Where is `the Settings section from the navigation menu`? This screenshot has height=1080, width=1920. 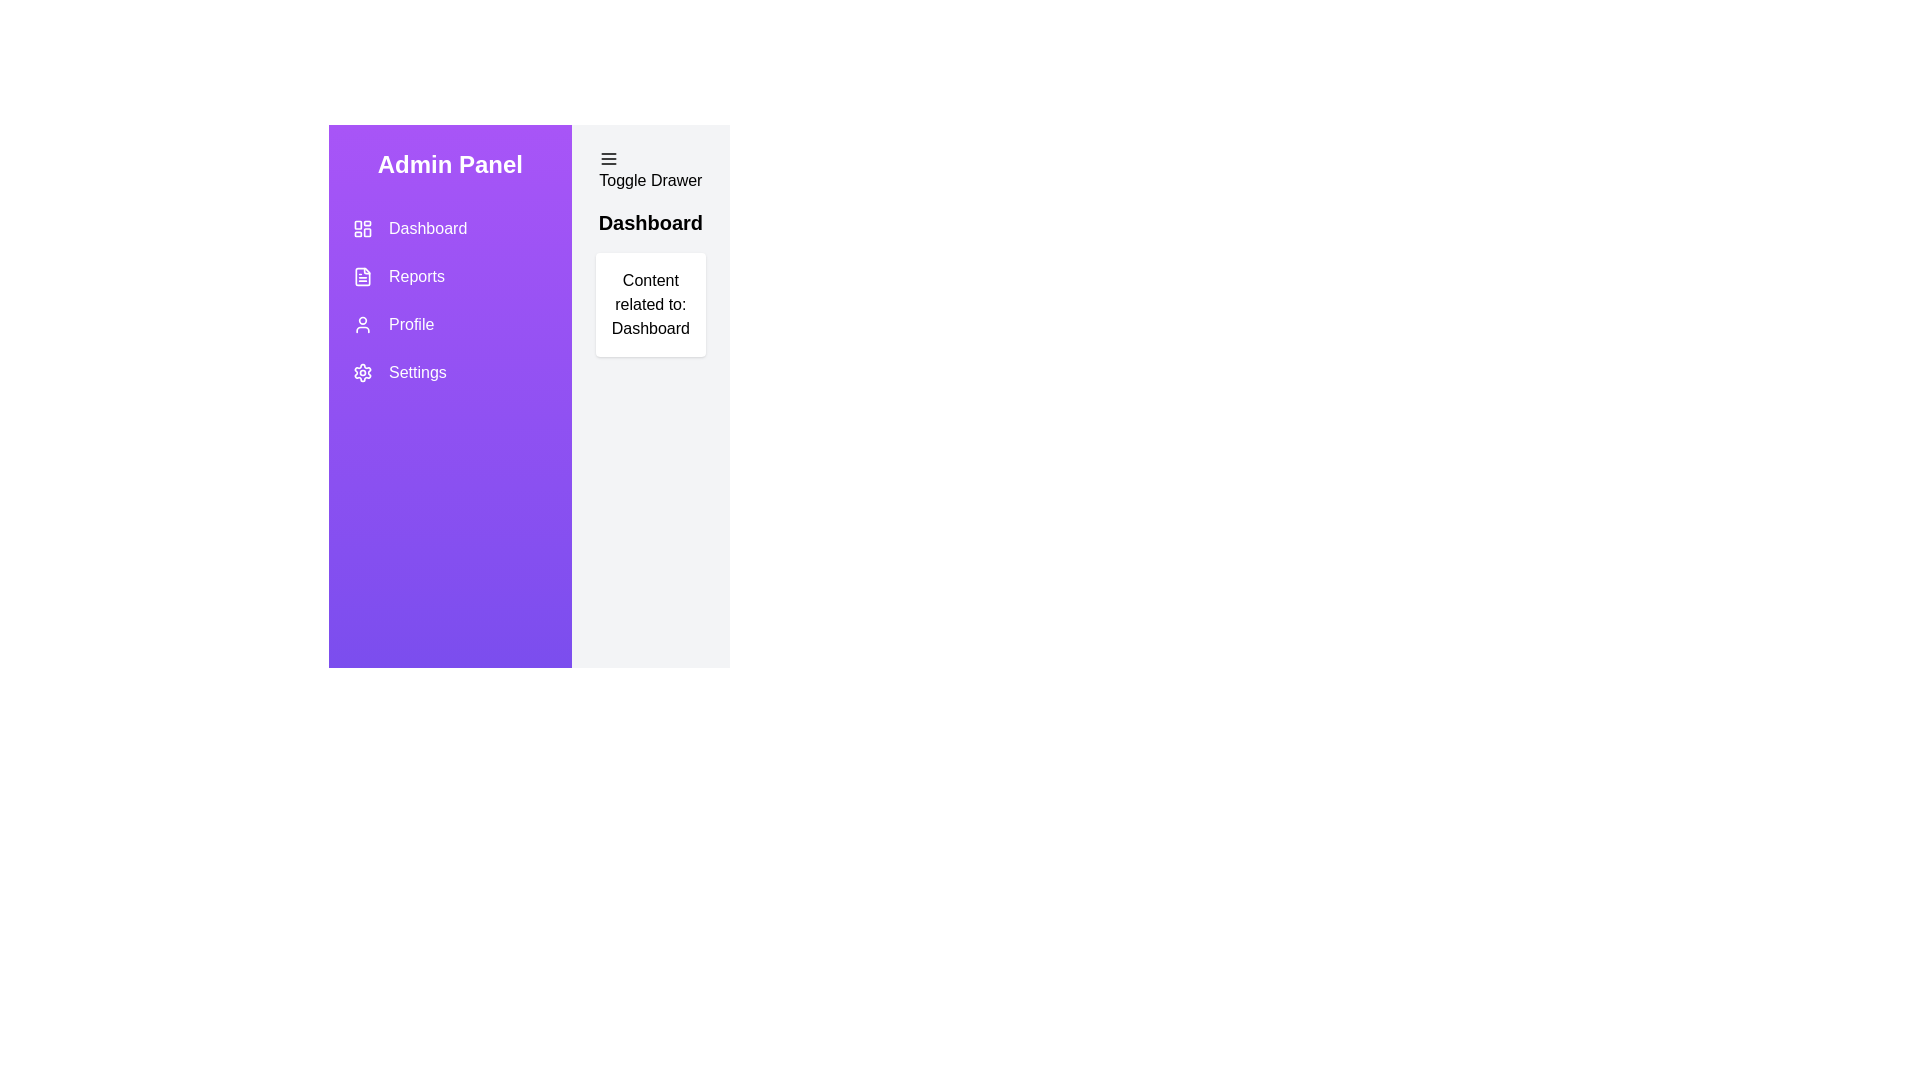 the Settings section from the navigation menu is located at coordinates (449, 373).